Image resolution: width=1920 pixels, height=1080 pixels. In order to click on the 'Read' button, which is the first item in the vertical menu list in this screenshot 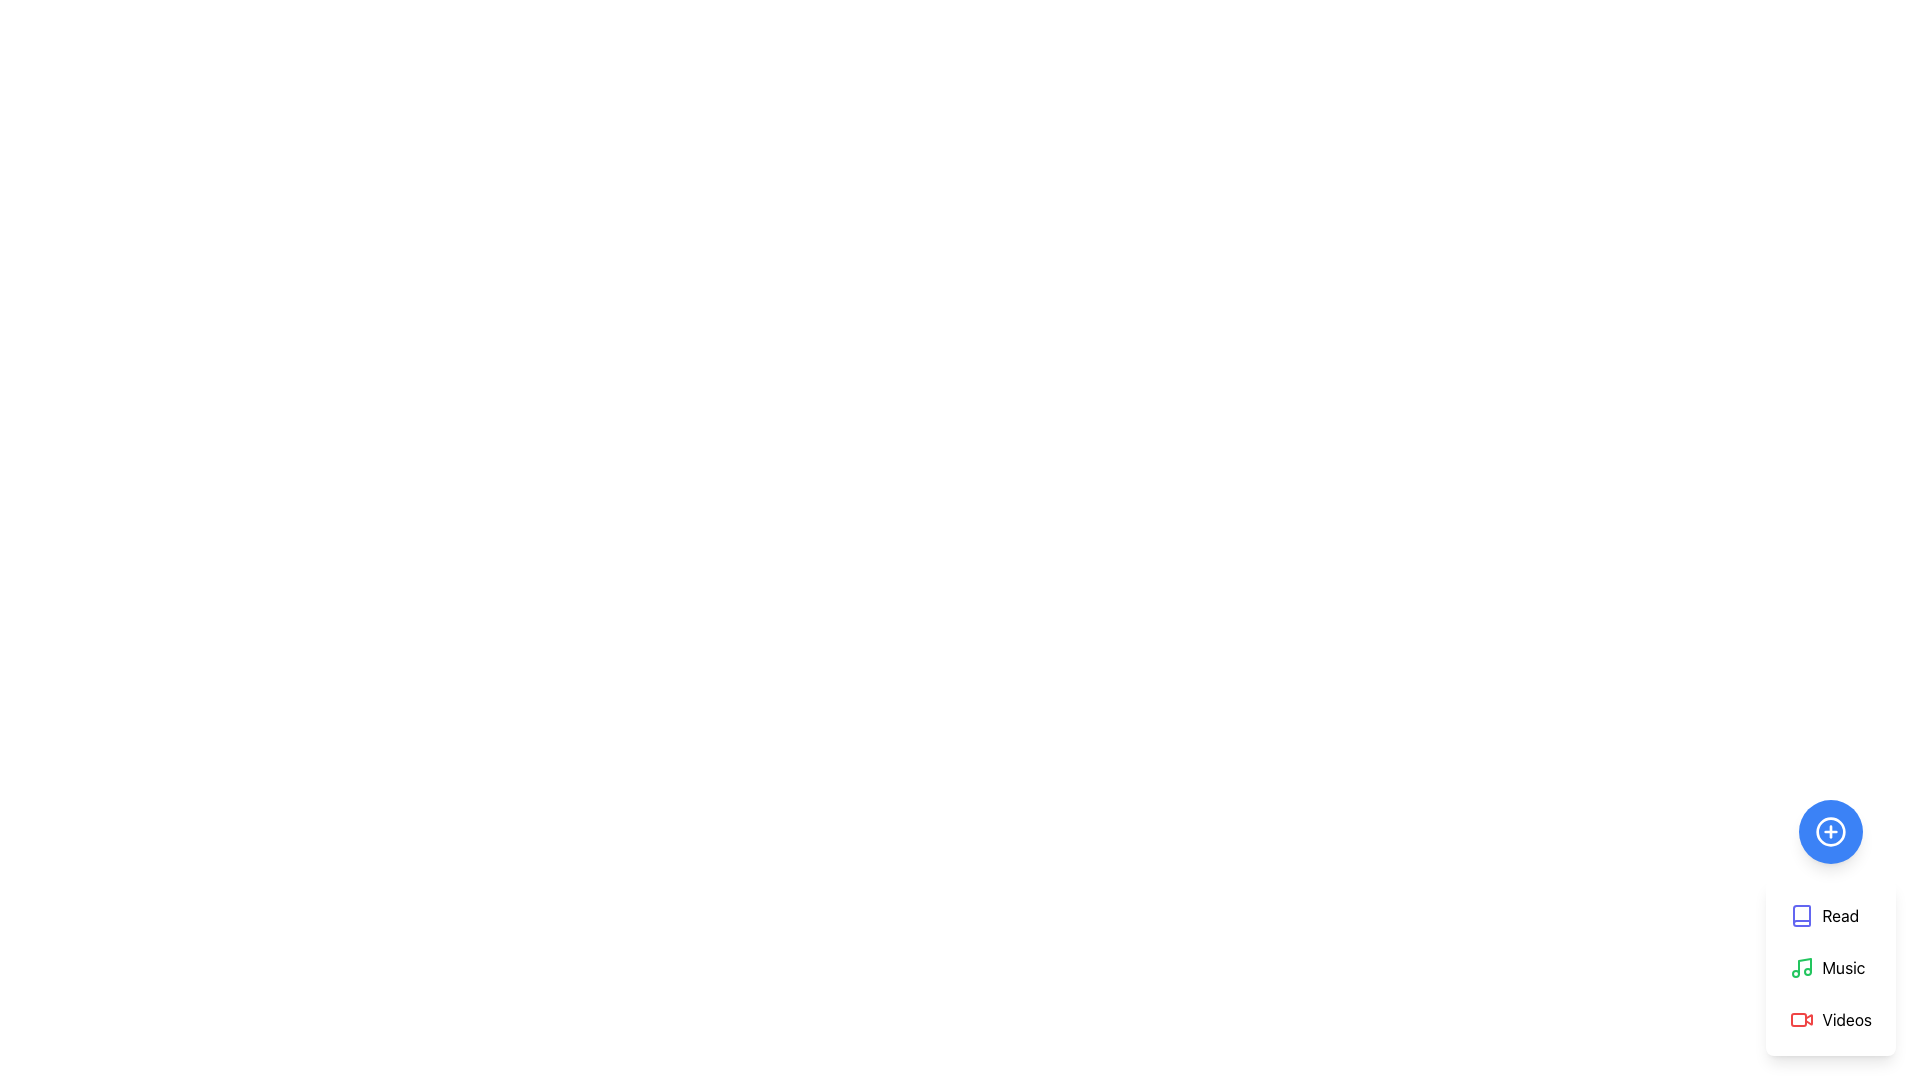, I will do `click(1839, 915)`.